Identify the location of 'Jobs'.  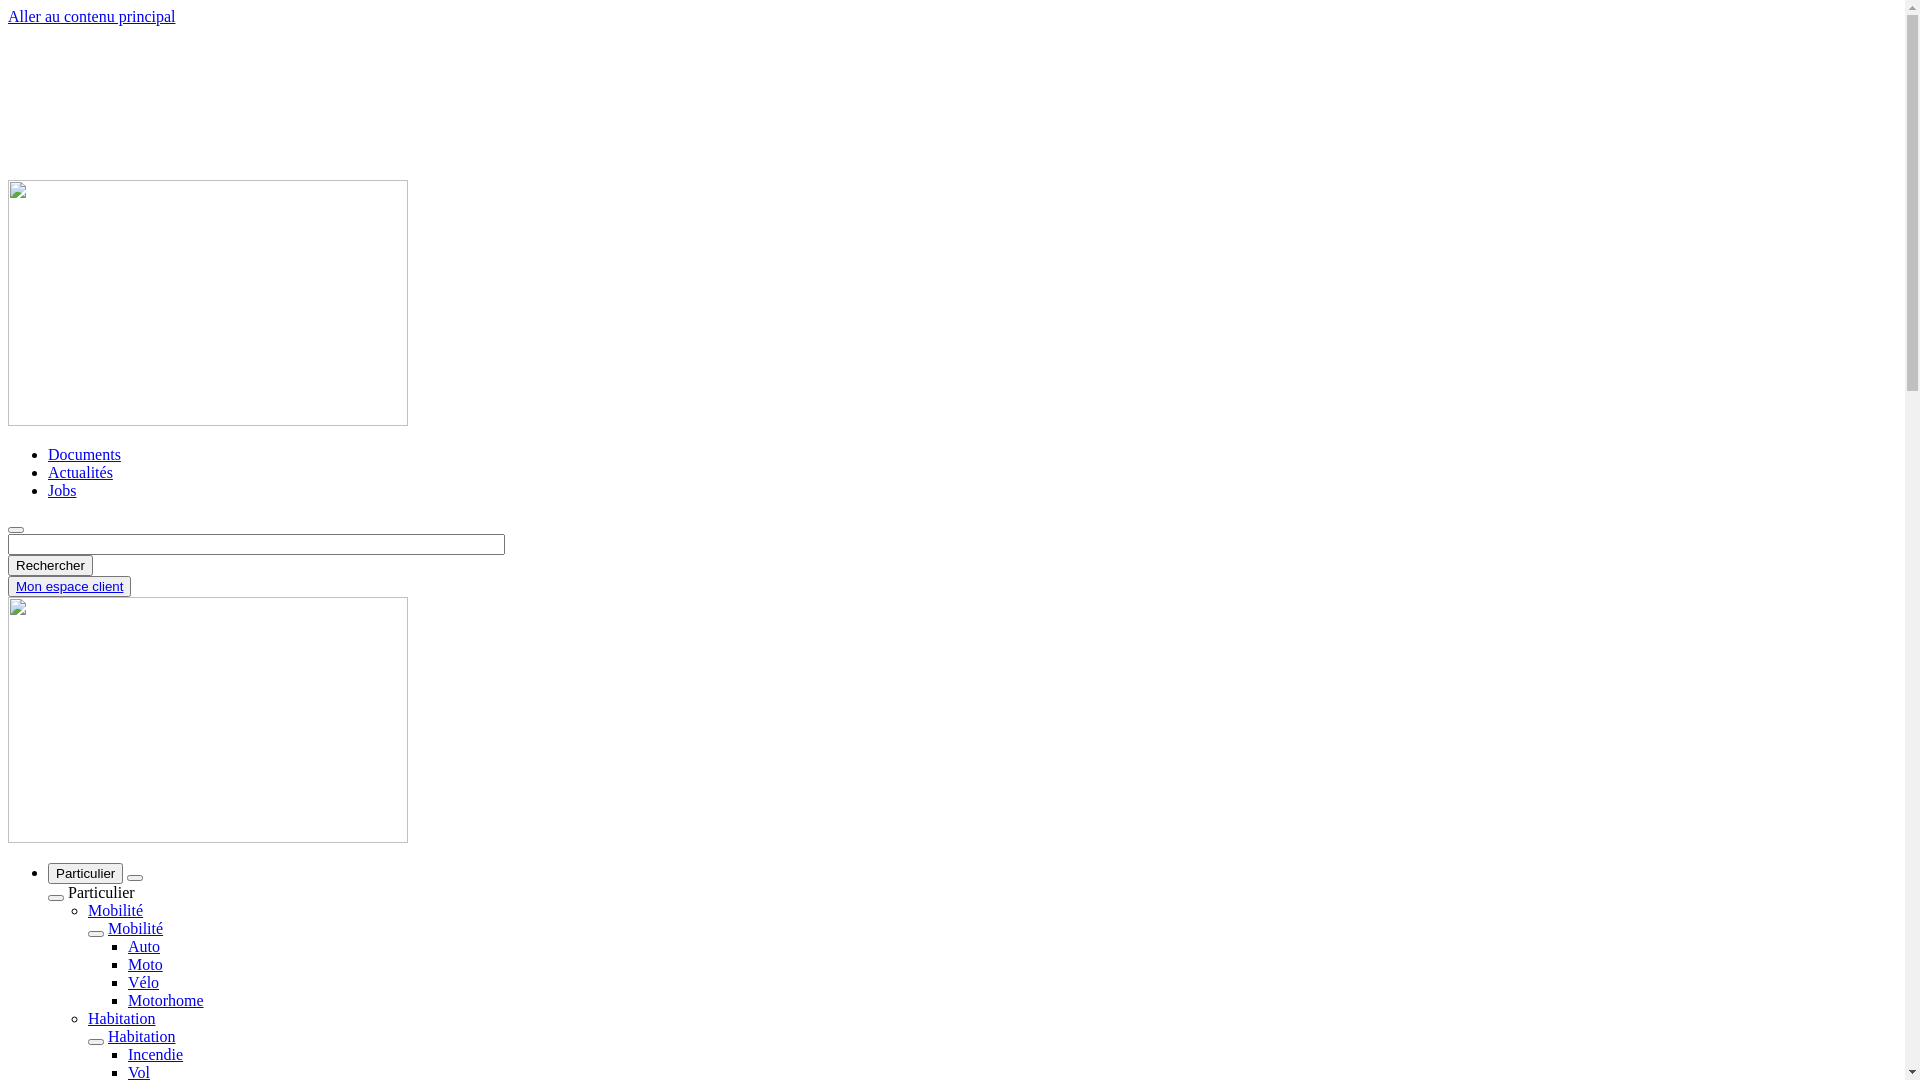
(62, 490).